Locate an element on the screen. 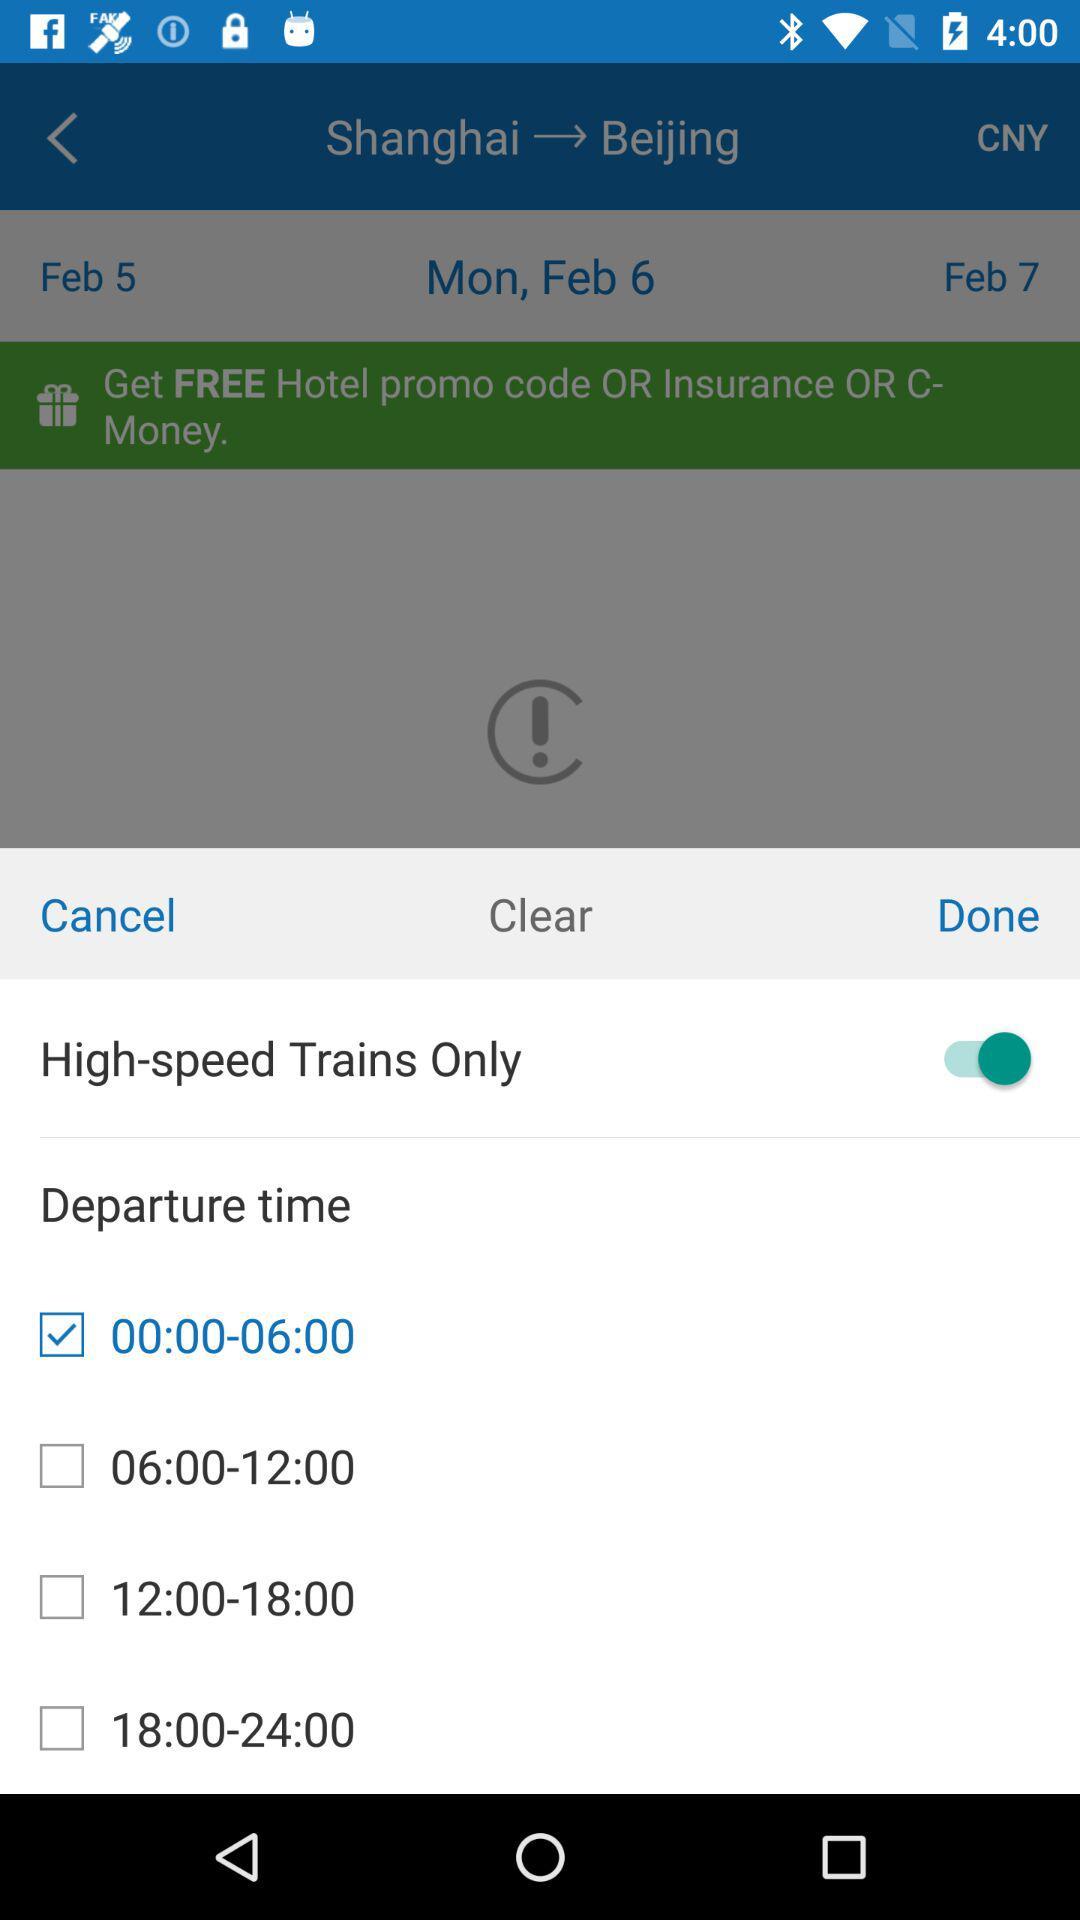 This screenshot has height=1920, width=1080. the done item is located at coordinates (898, 912).